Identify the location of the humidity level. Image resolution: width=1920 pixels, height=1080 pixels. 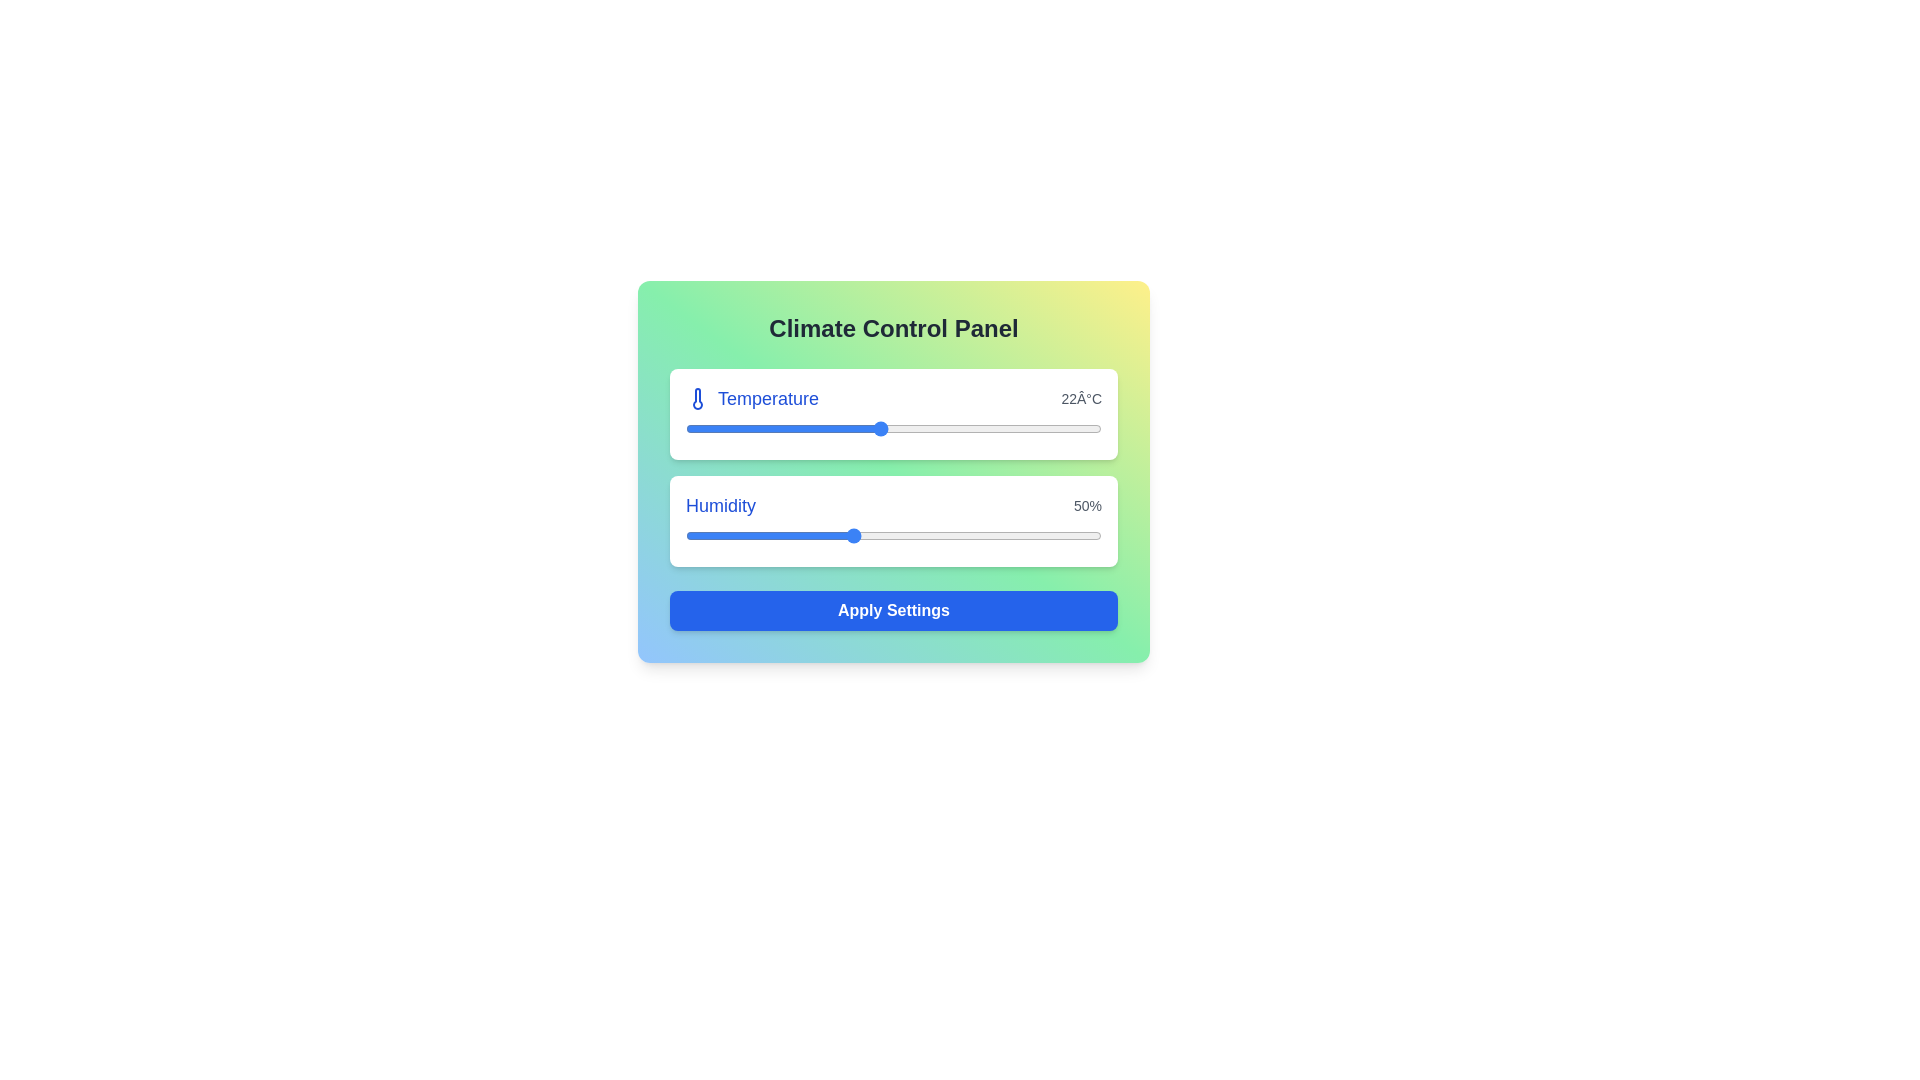
(877, 535).